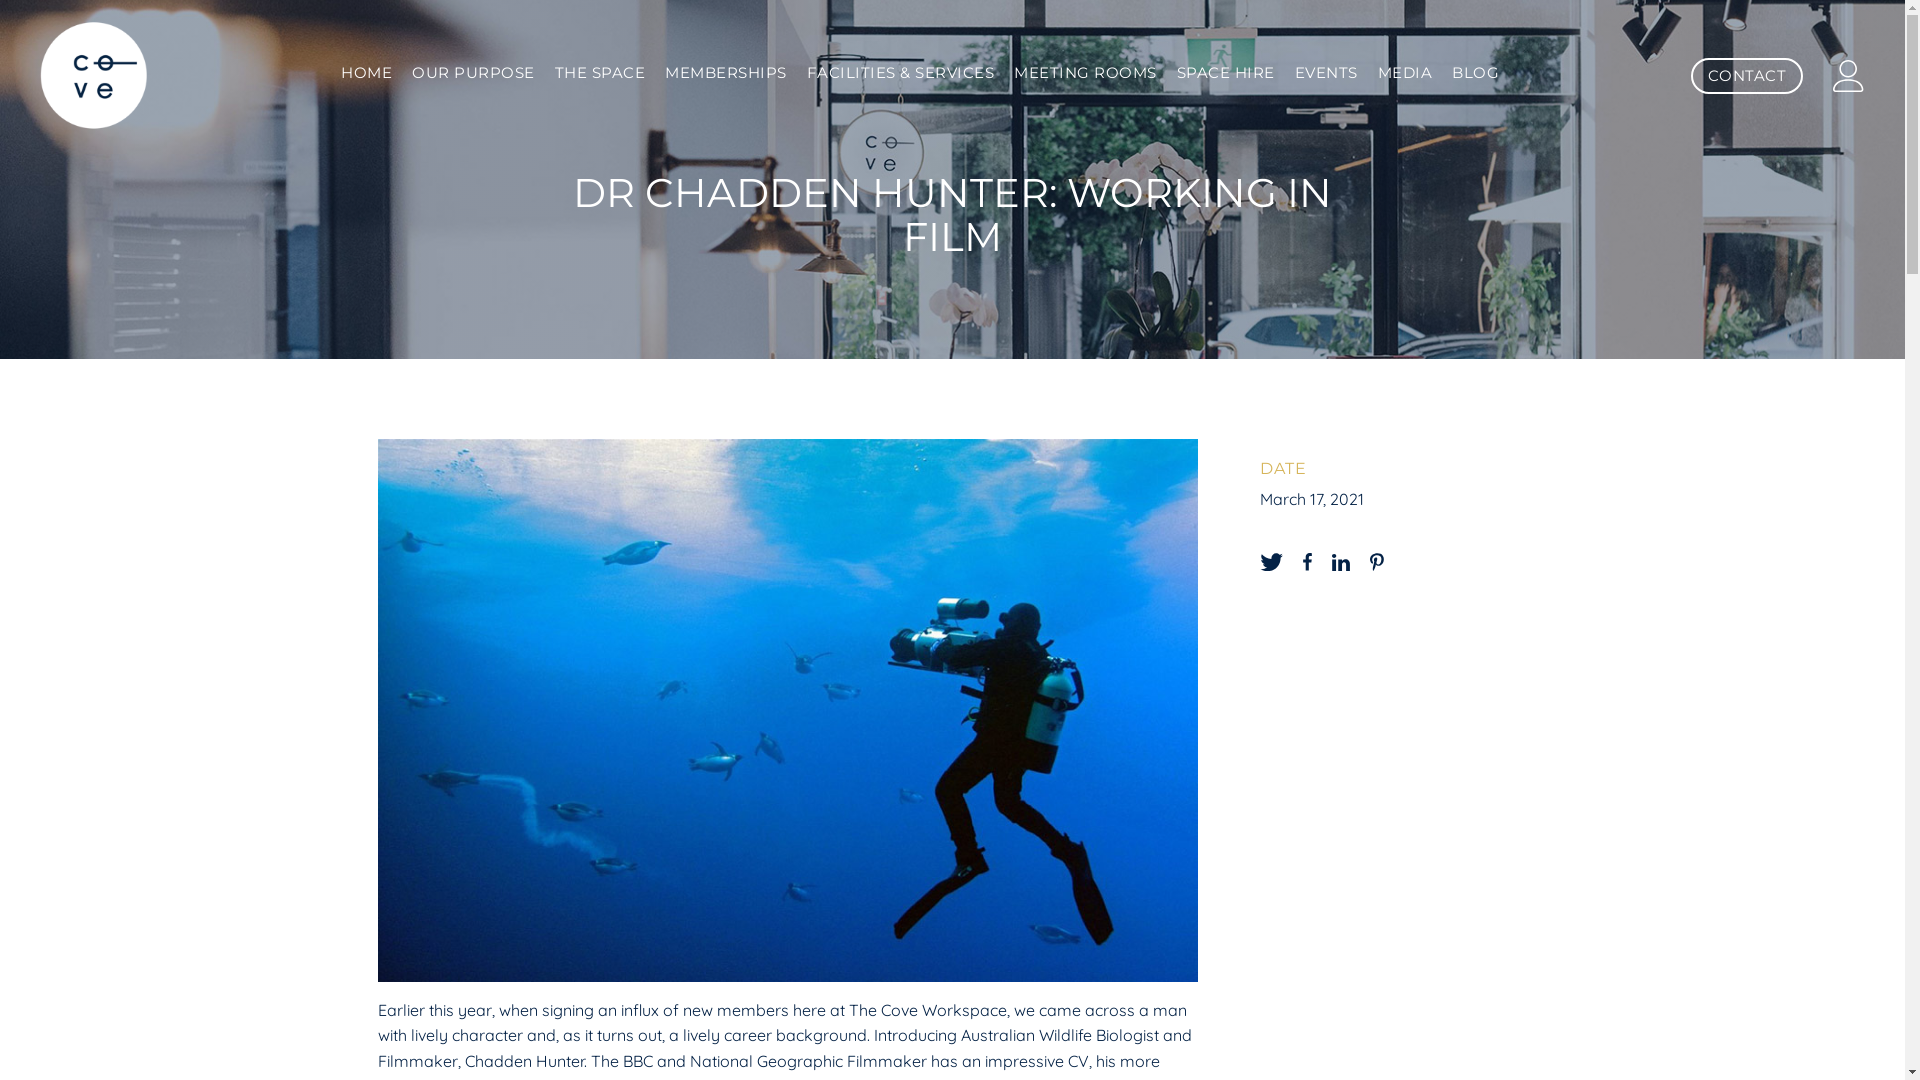 This screenshot has width=1920, height=1080. I want to click on 'MEETING ROOMS', so click(1084, 72).